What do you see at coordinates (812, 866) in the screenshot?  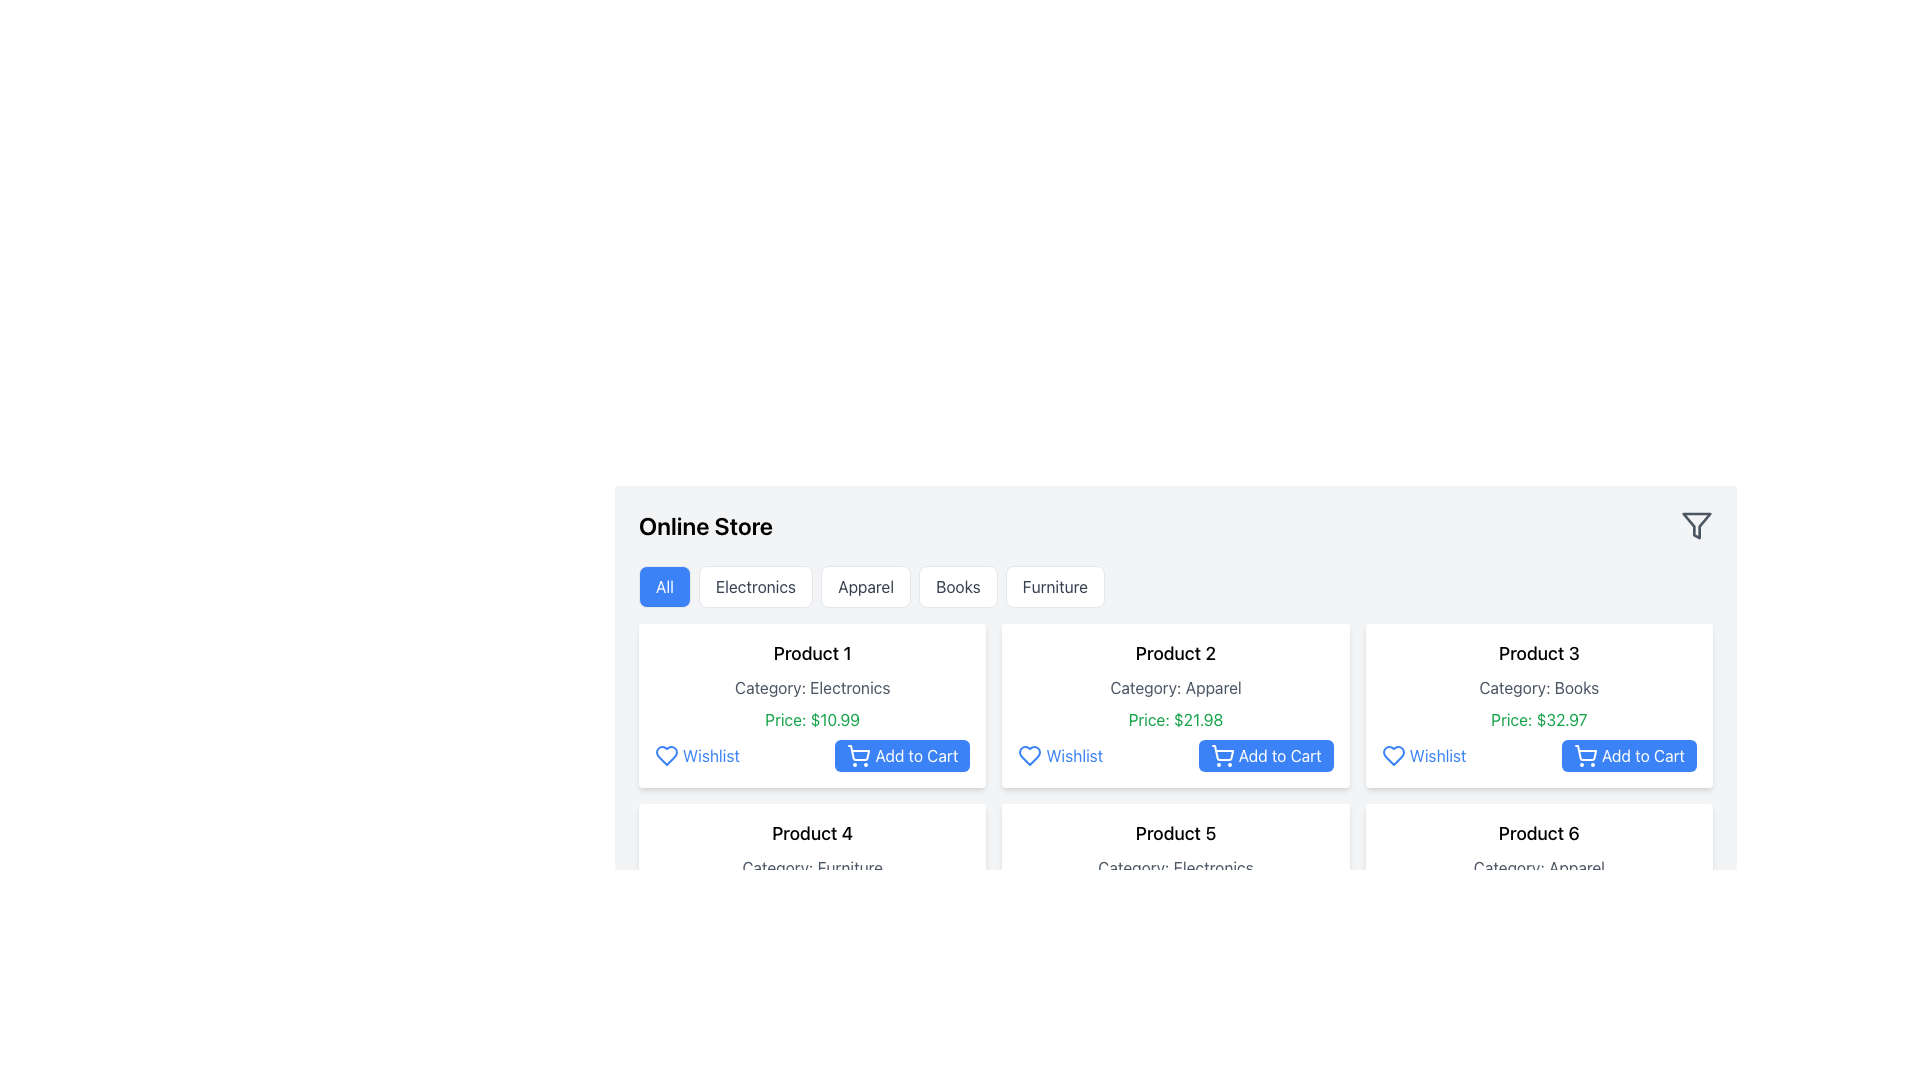 I see `text label indicating the category of the product, which is 'Furniture', located within the product card for 'Product 4', positioned below the title and above the price information` at bounding box center [812, 866].